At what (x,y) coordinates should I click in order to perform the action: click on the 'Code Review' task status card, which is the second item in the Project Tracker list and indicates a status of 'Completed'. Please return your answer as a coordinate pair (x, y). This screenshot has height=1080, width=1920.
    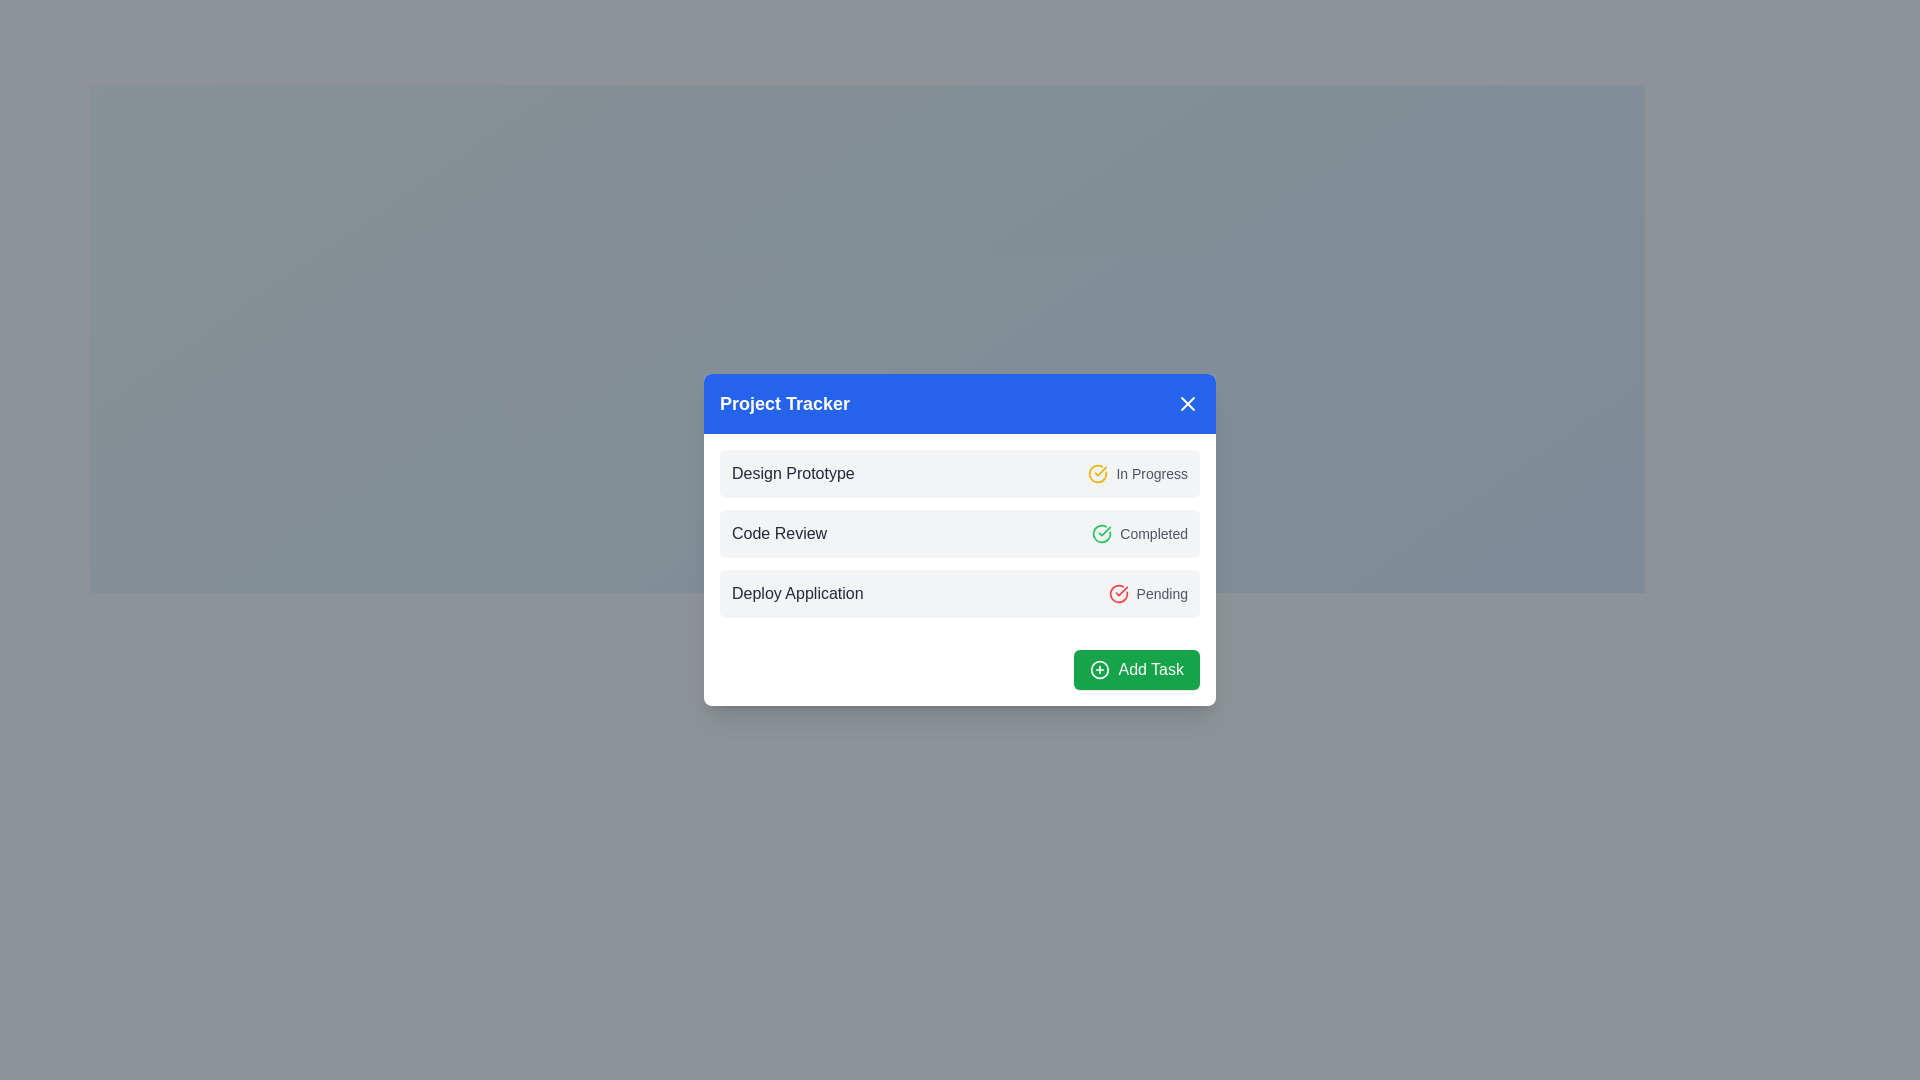
    Looking at the image, I should click on (960, 532).